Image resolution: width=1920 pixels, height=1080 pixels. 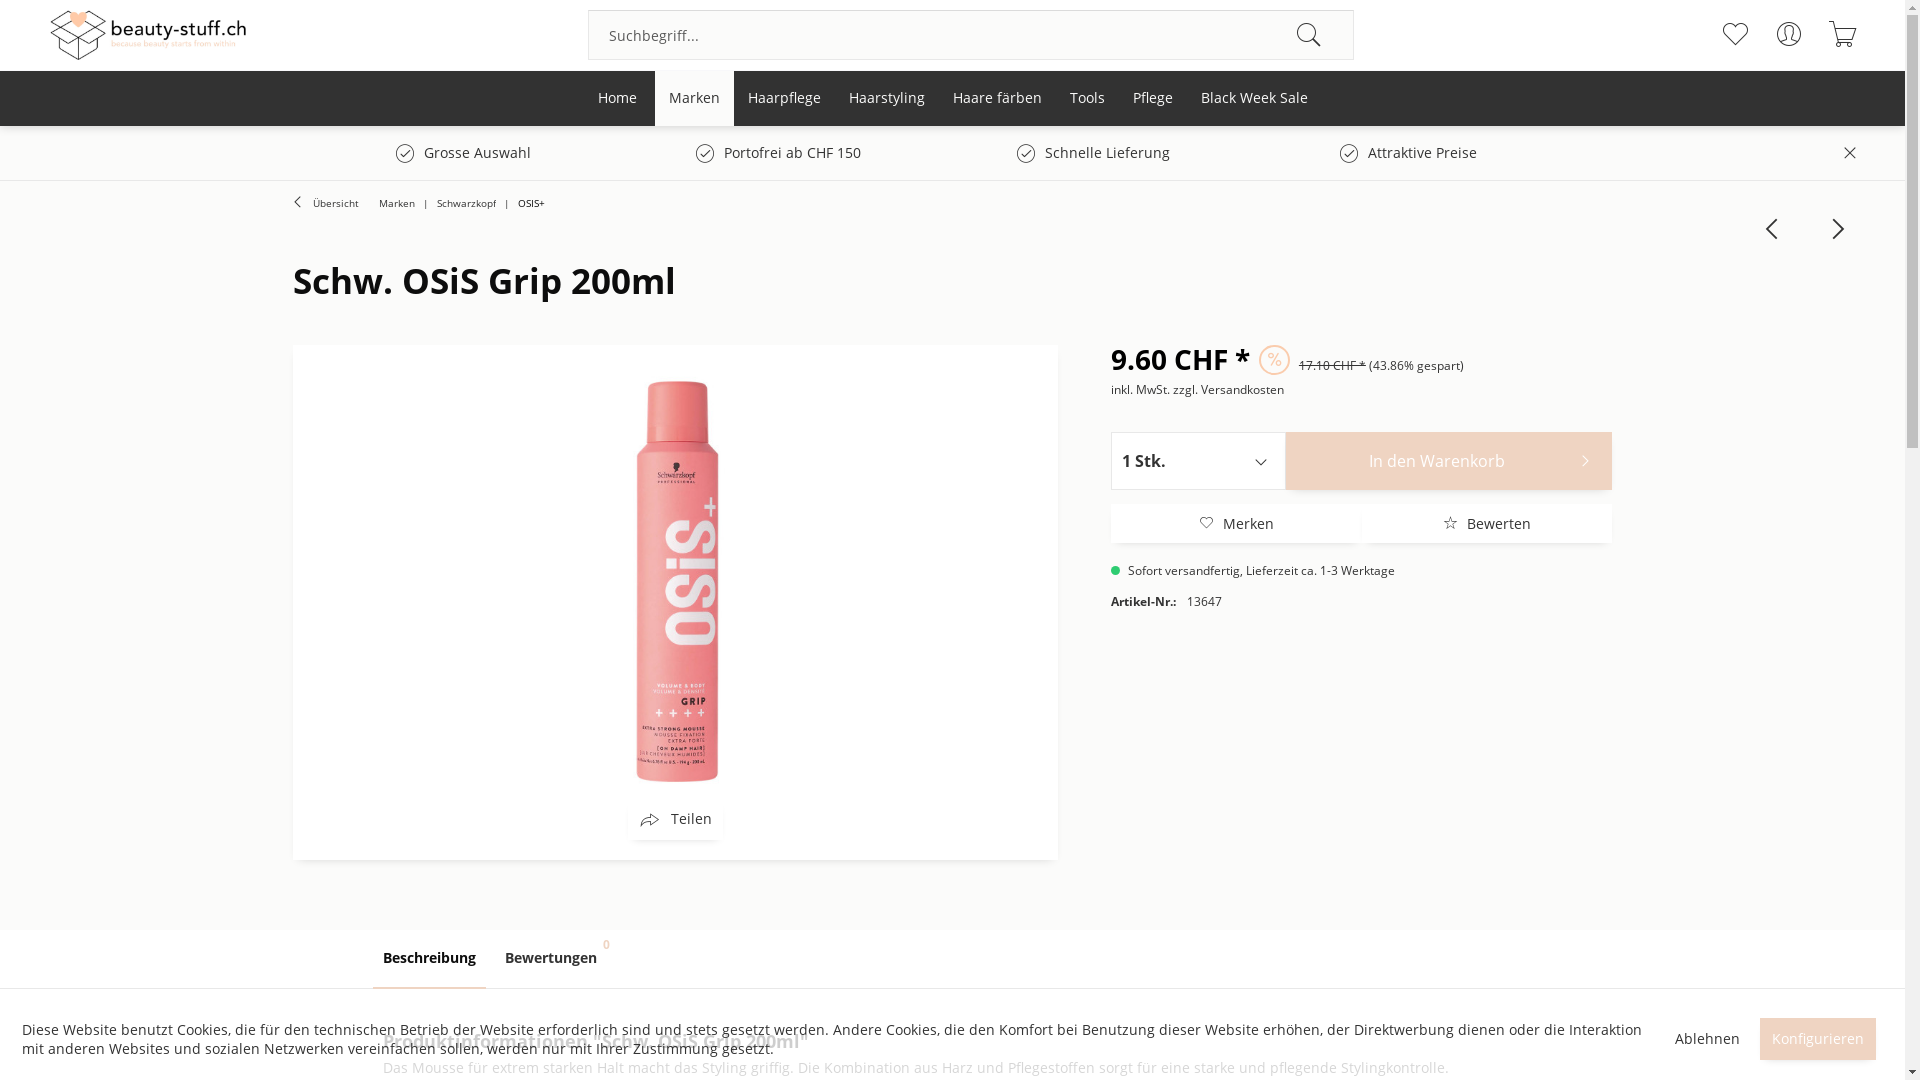 What do you see at coordinates (1832, 227) in the screenshot?
I see `'Schw. OSiS Sparkler 300ml'` at bounding box center [1832, 227].